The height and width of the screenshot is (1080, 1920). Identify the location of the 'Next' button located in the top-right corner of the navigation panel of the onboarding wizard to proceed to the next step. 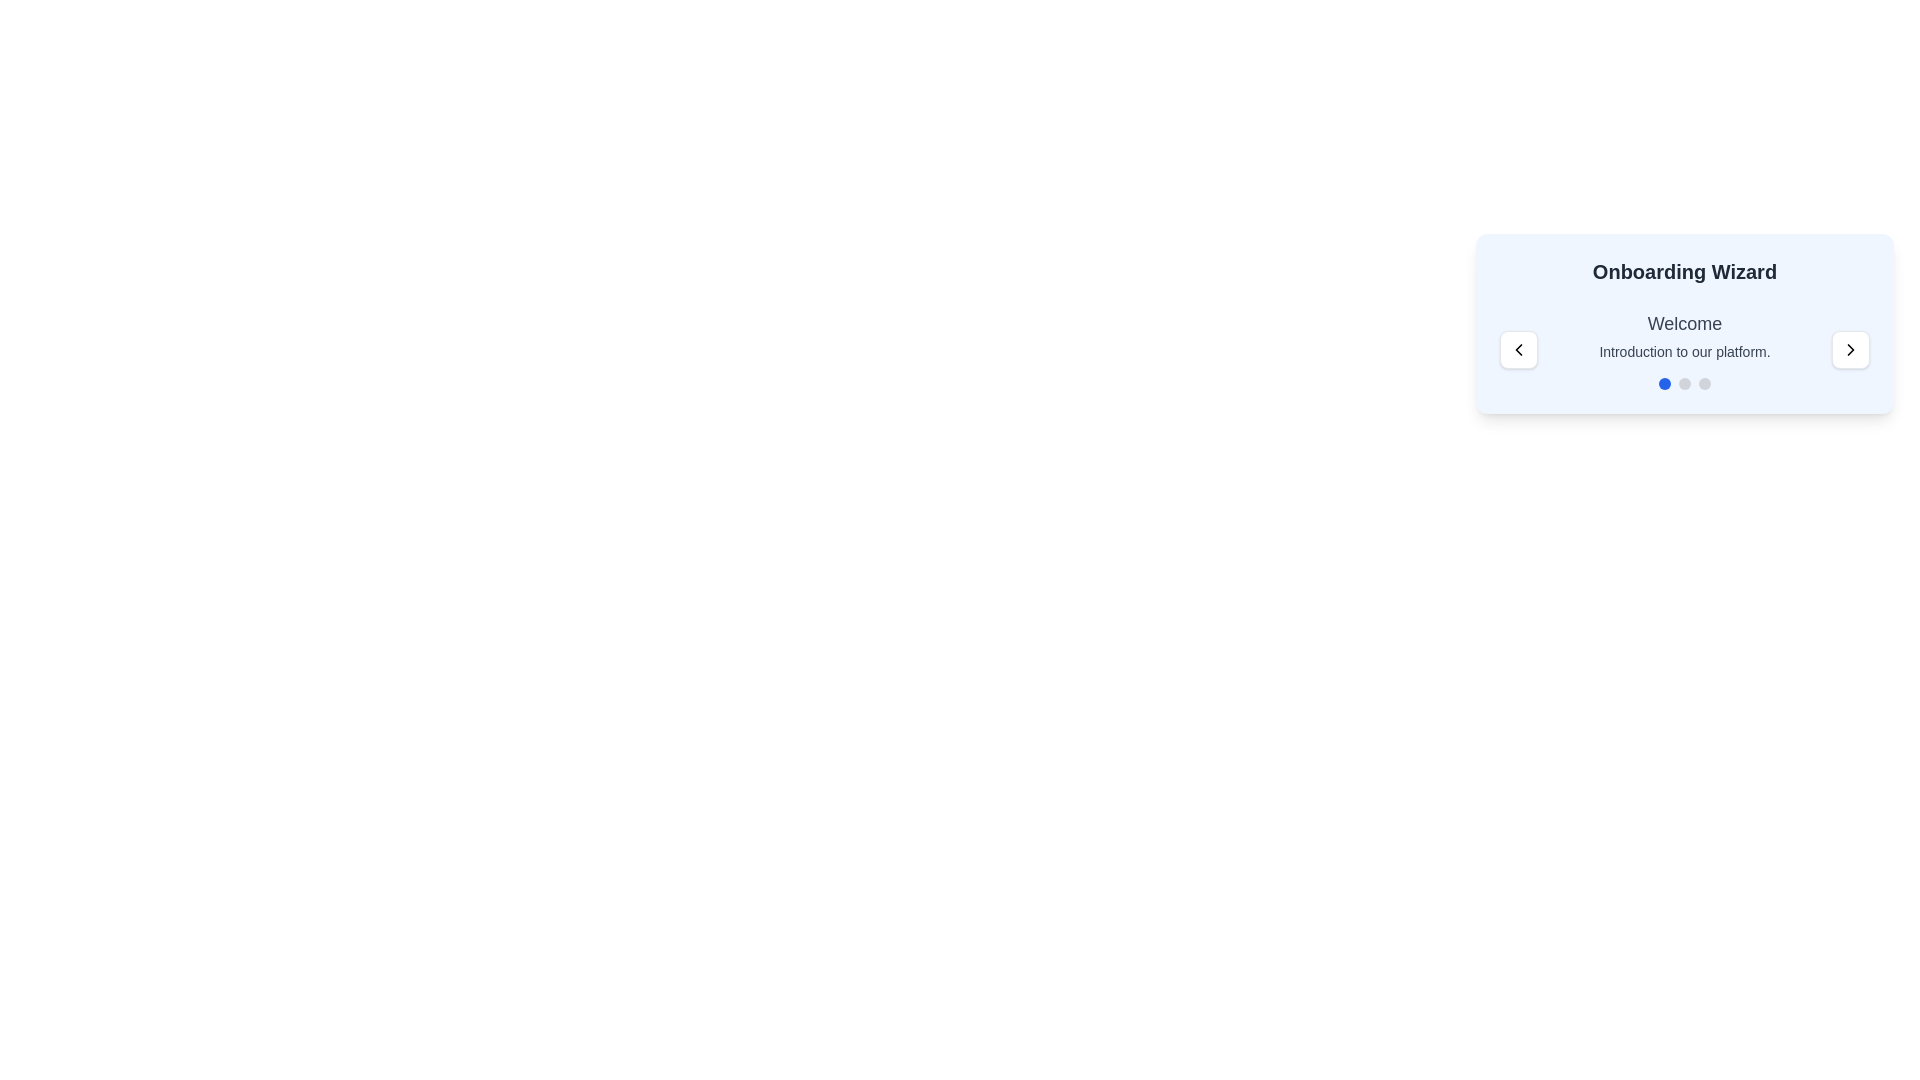
(1850, 349).